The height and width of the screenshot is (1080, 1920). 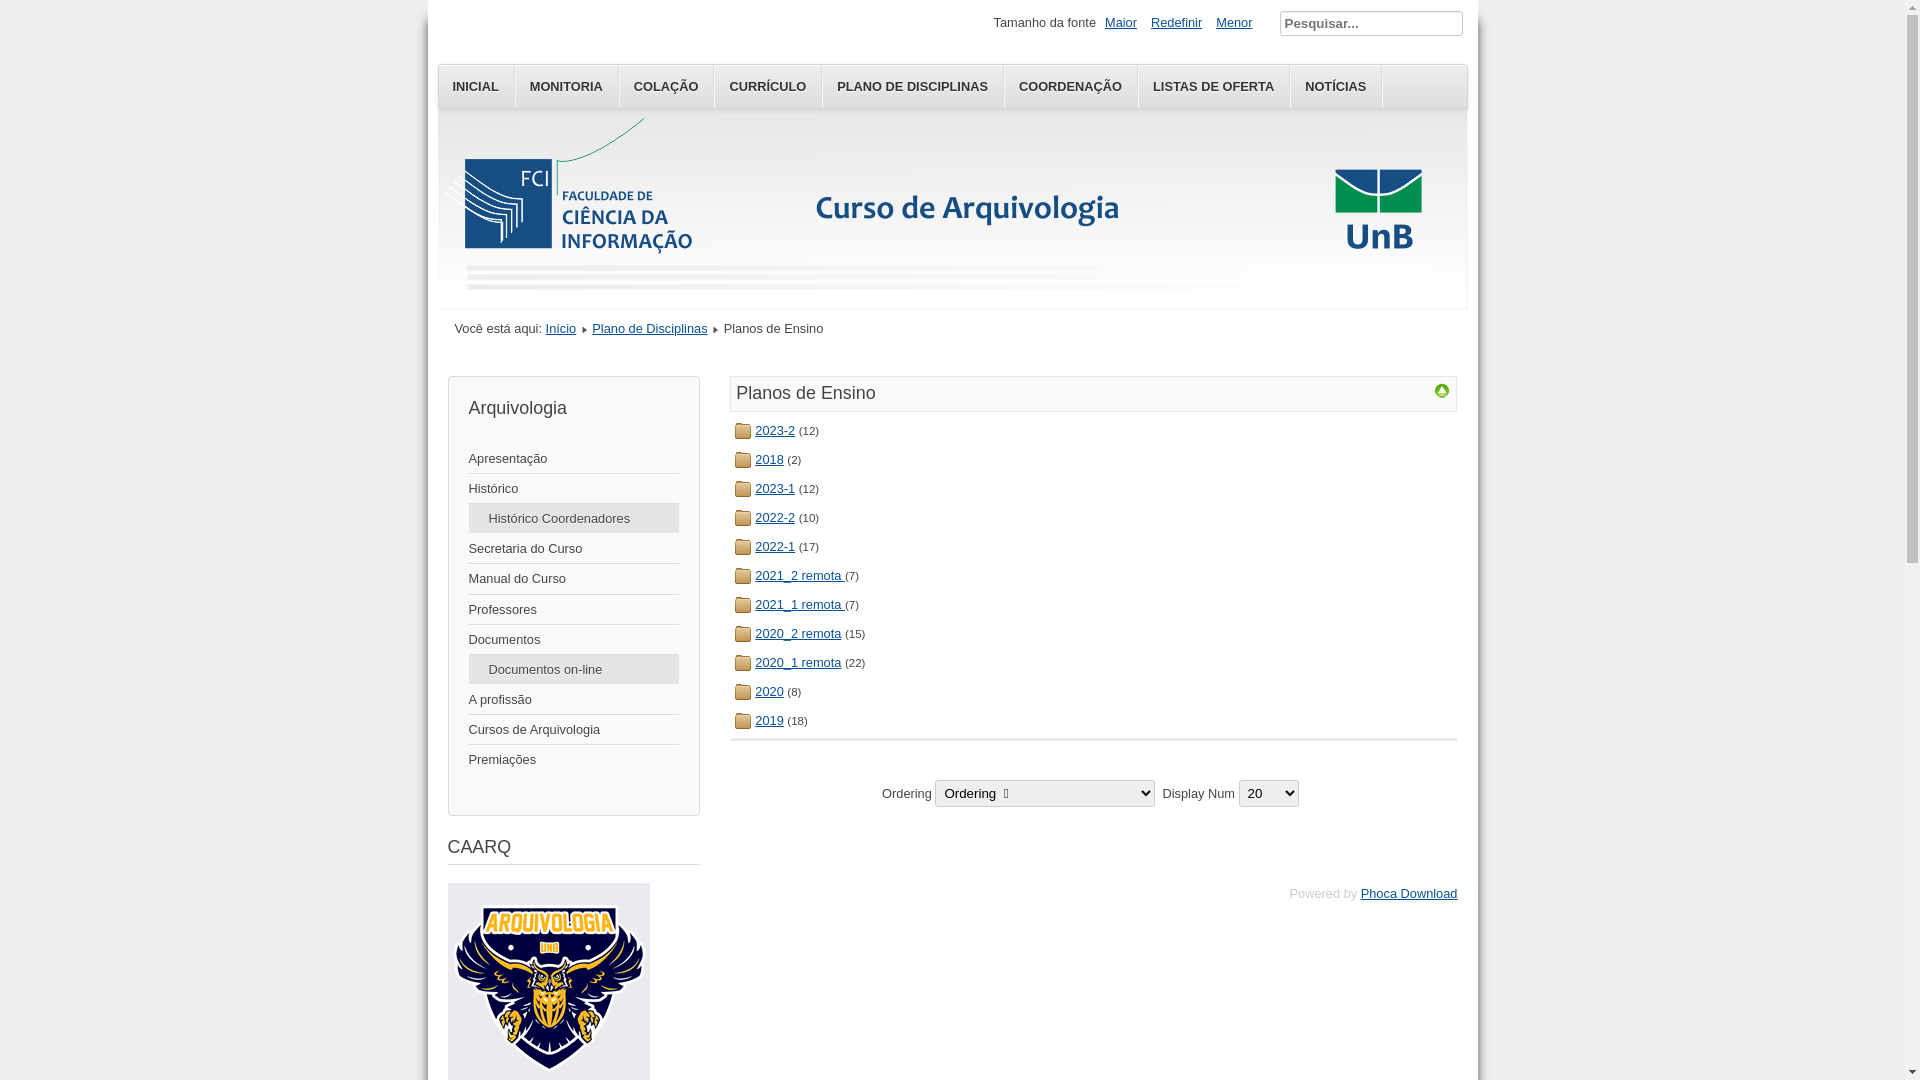 I want to click on '2021_1 remota', so click(x=800, y=603).